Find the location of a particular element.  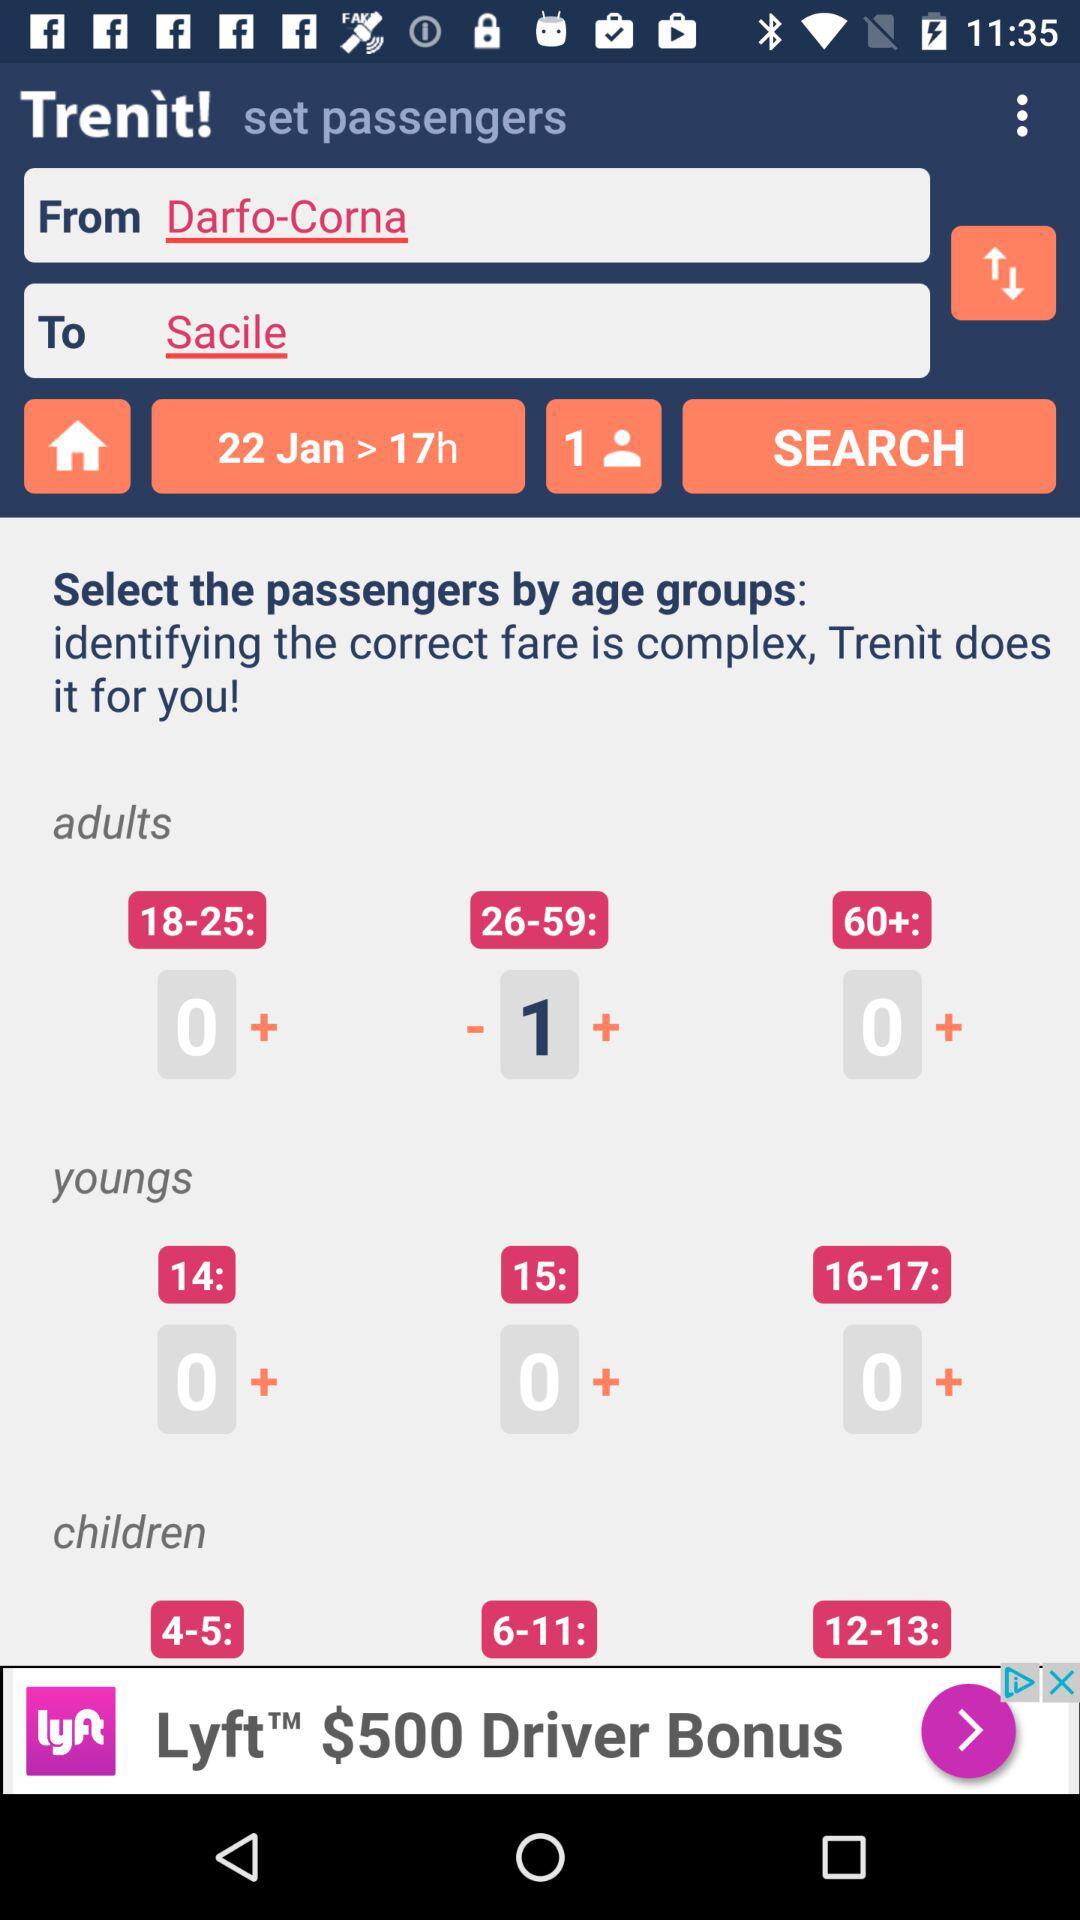

the profile icon next to the number 1 is located at coordinates (616, 451).